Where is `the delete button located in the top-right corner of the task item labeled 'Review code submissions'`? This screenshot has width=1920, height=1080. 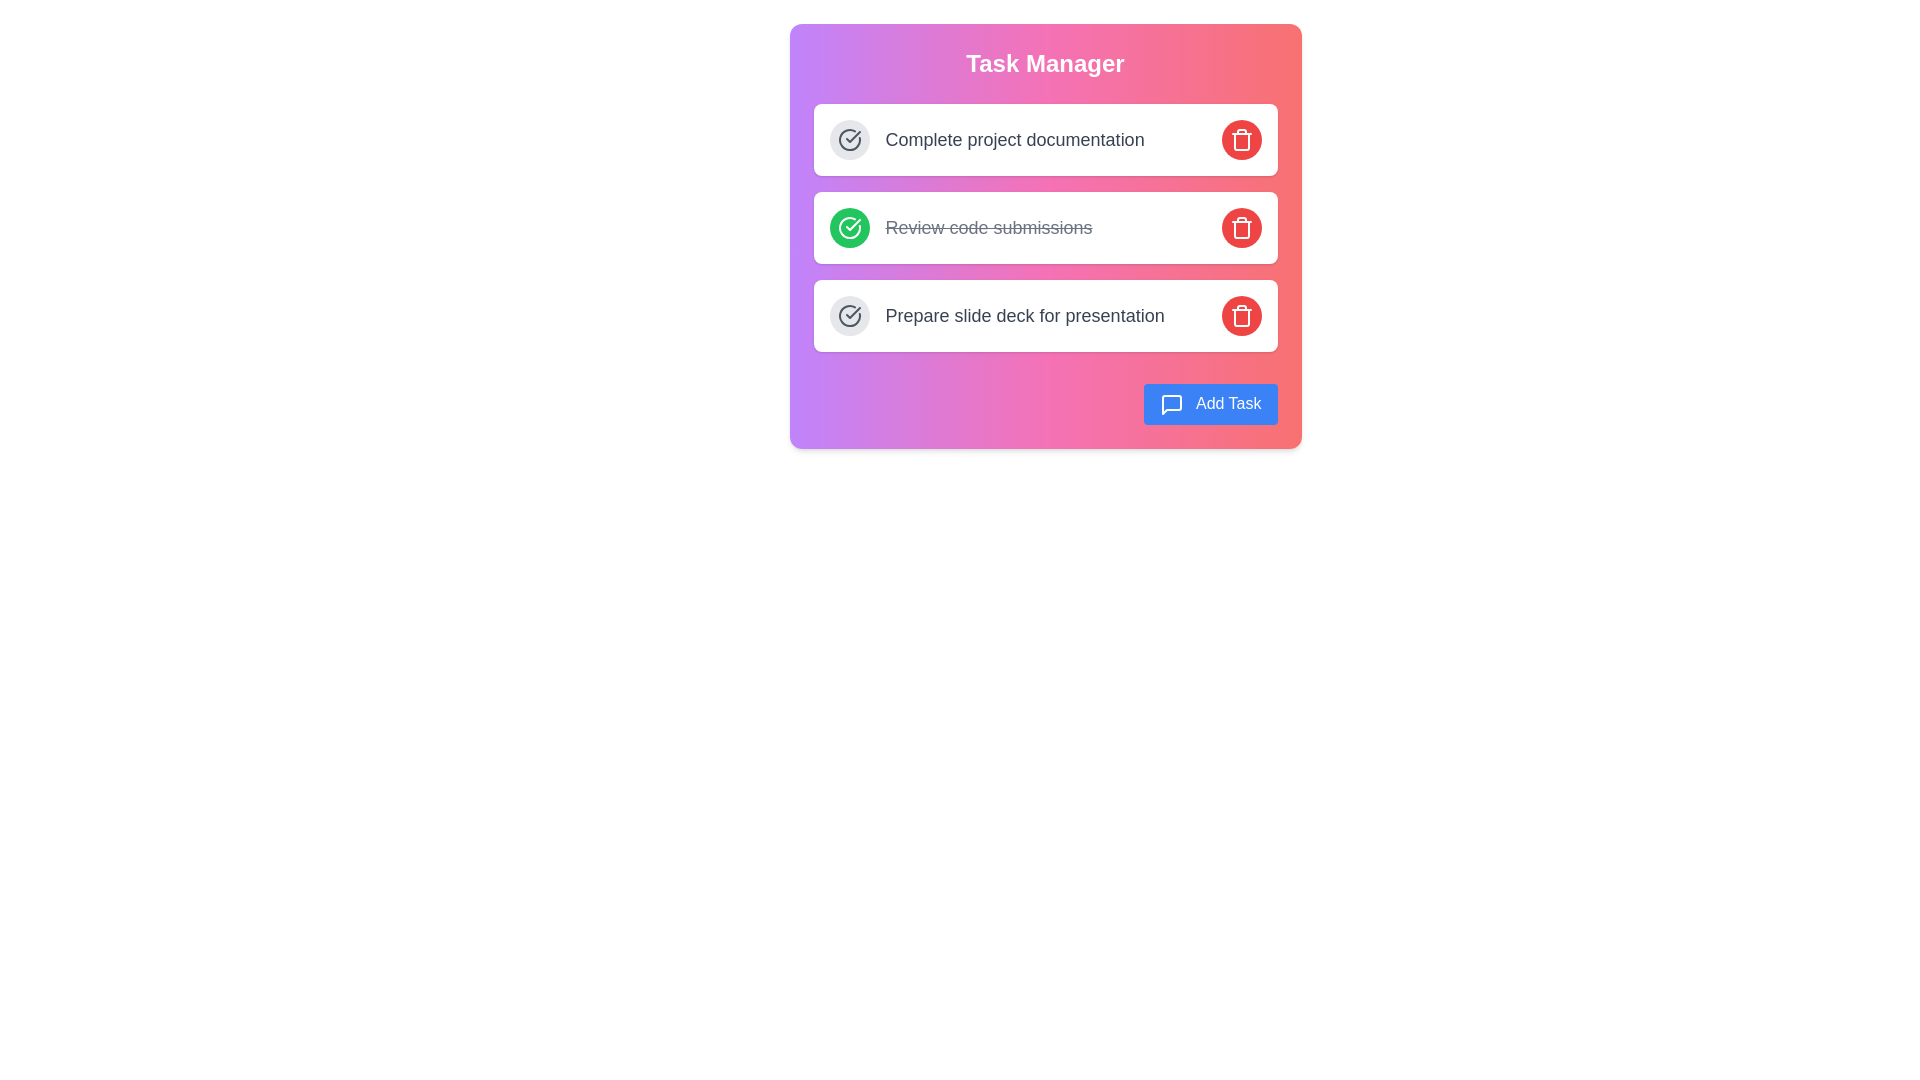
the delete button located in the top-right corner of the task item labeled 'Review code submissions' is located at coordinates (1240, 226).